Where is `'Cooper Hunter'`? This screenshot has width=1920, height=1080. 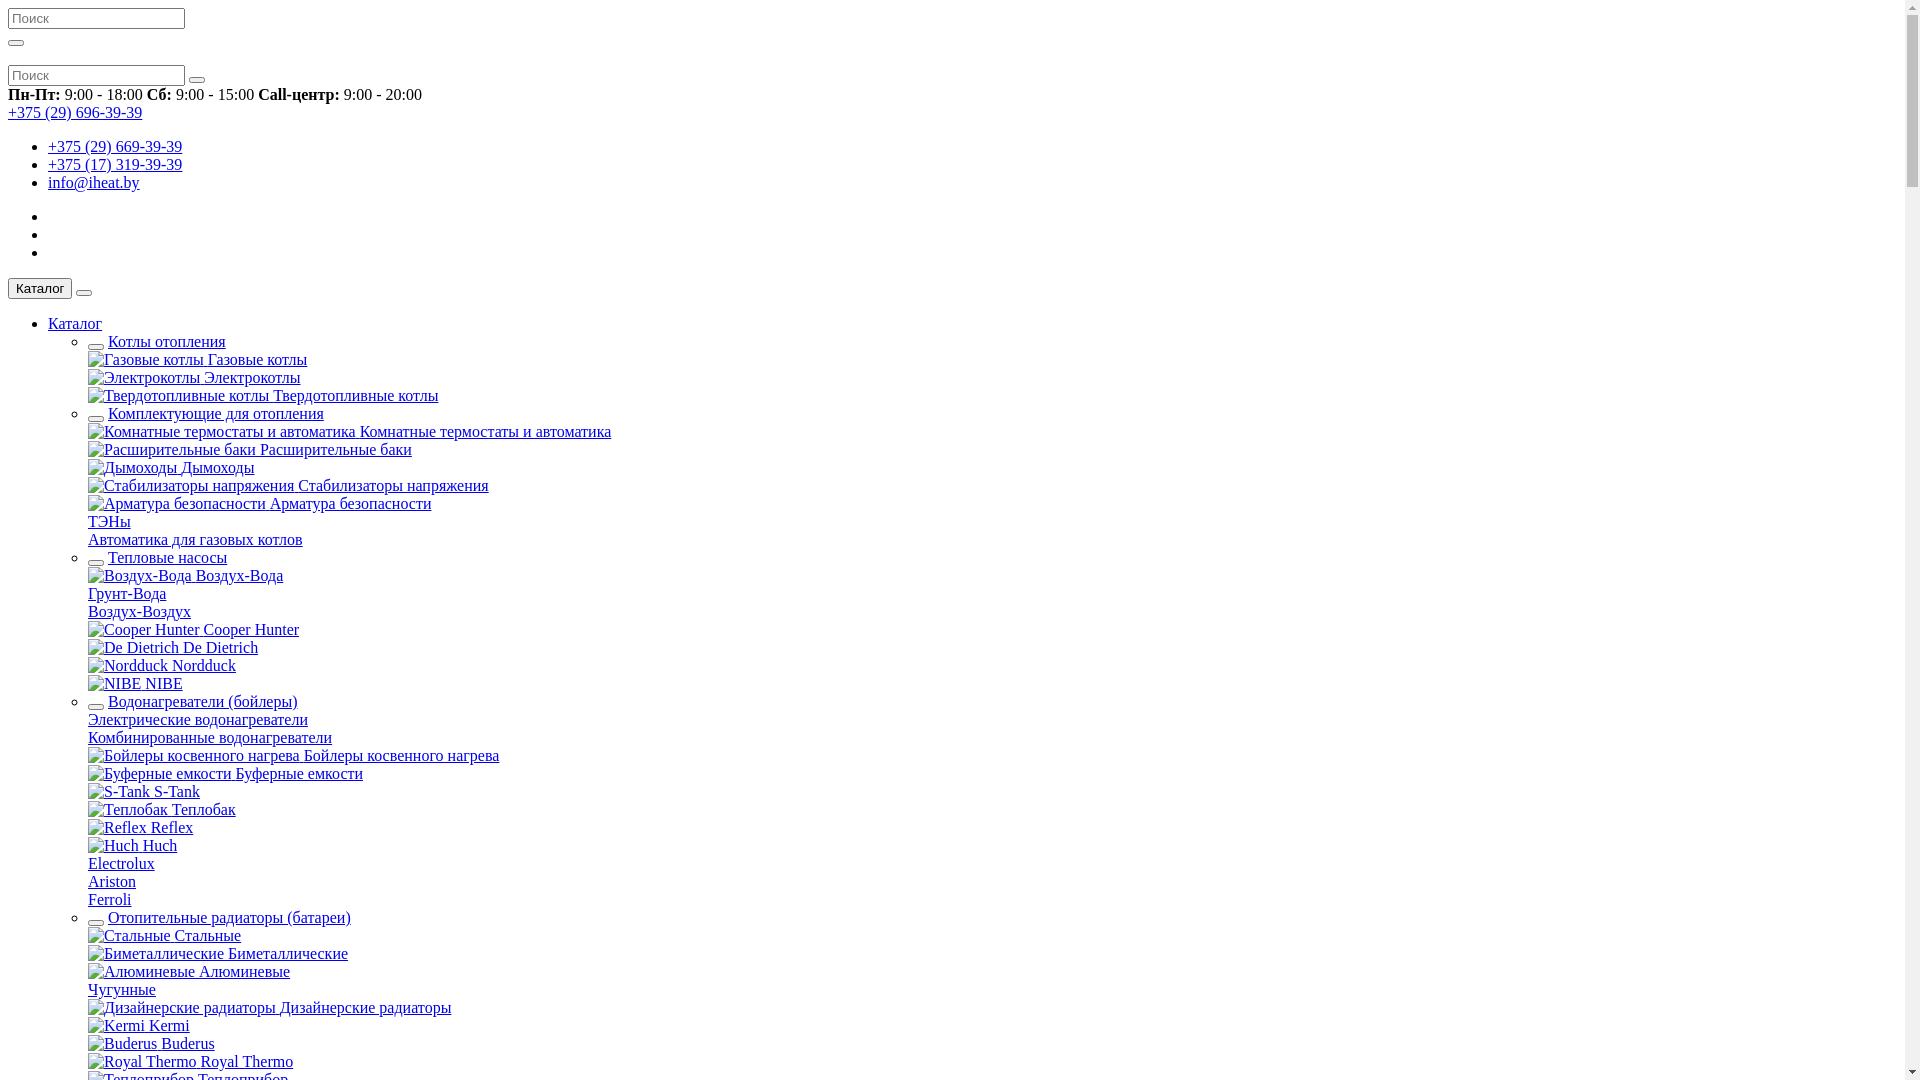
'Cooper Hunter' is located at coordinates (193, 628).